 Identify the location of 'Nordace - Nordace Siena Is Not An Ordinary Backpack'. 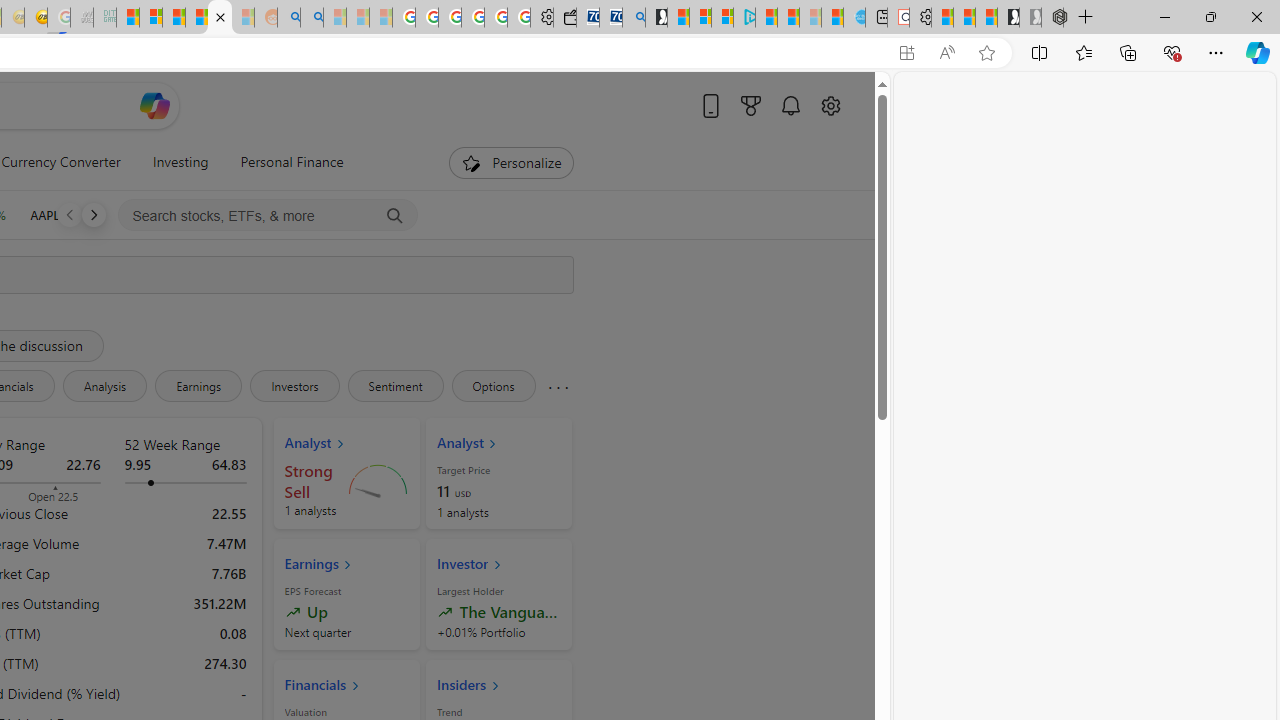
(1051, 17).